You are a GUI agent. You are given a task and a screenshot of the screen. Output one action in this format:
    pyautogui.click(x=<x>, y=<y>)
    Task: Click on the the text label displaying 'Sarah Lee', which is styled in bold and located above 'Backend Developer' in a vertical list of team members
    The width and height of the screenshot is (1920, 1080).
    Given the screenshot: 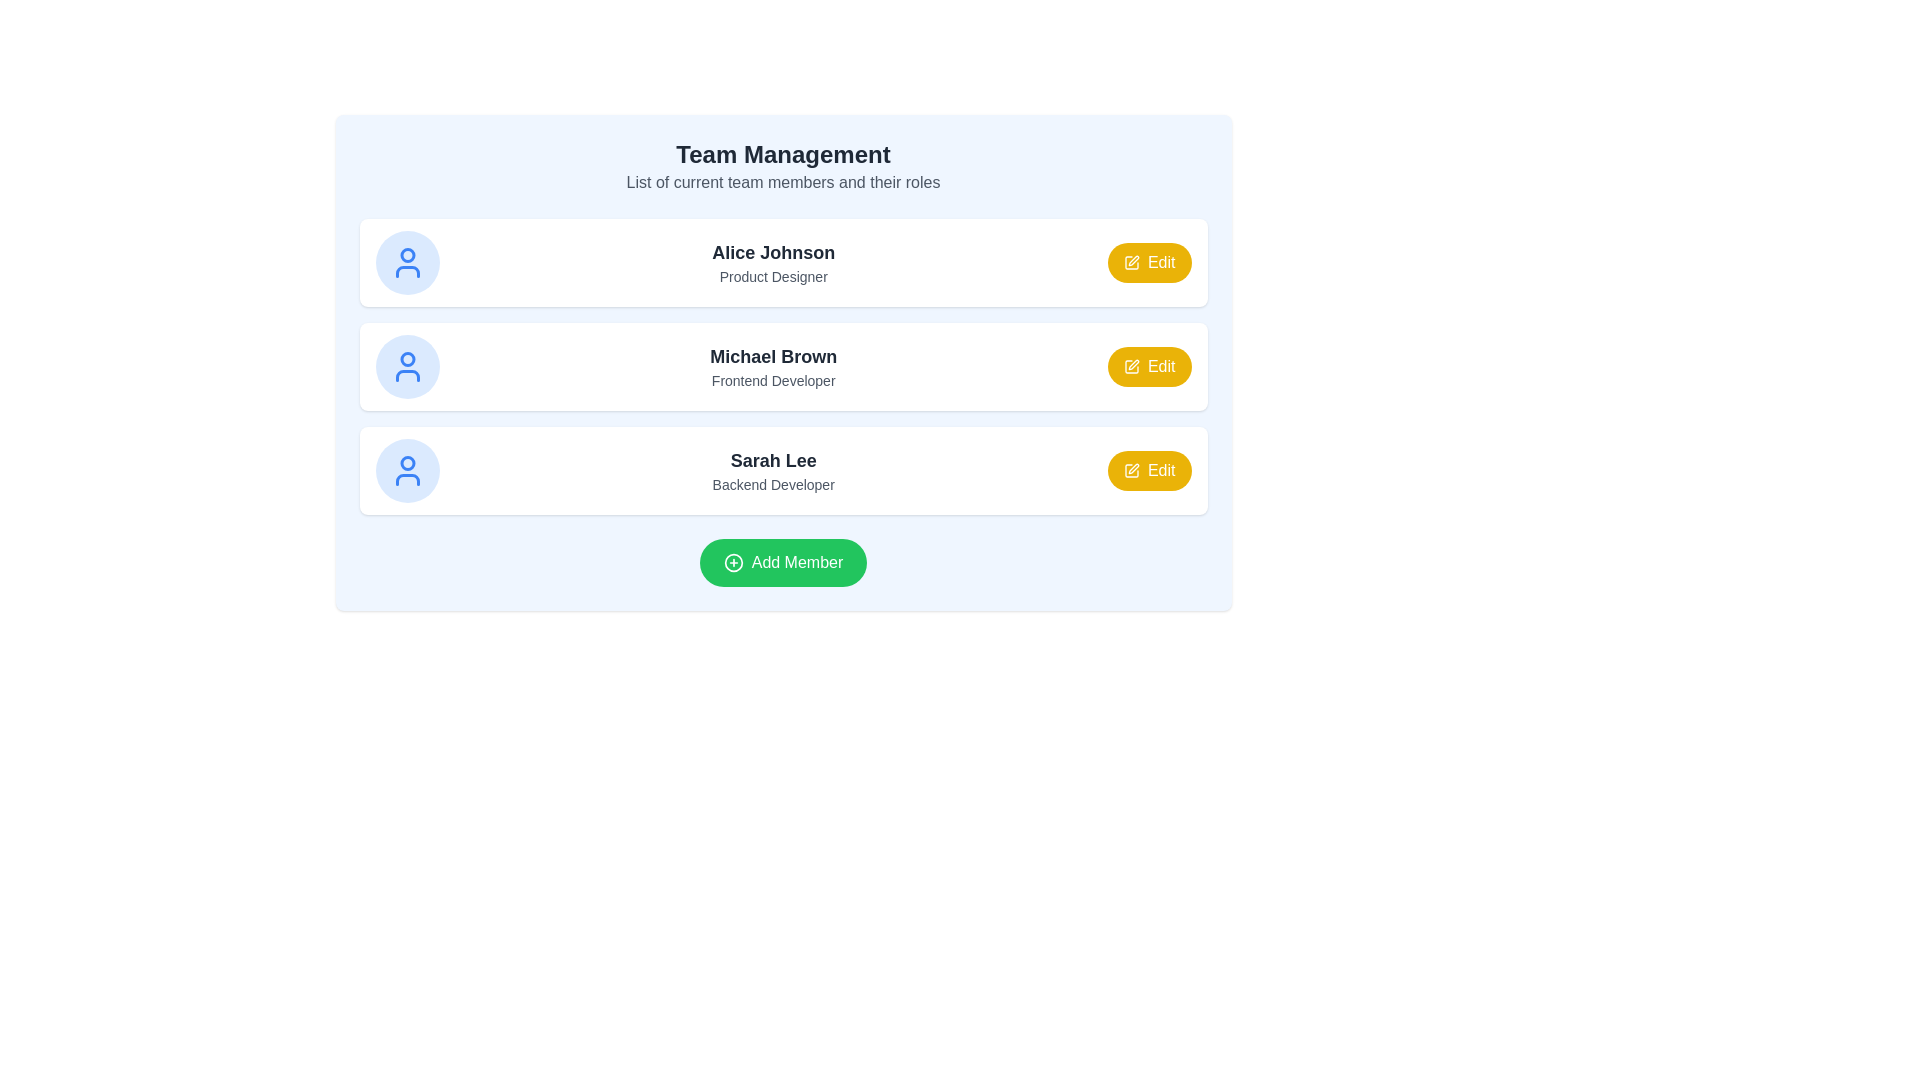 What is the action you would take?
    pyautogui.click(x=772, y=470)
    